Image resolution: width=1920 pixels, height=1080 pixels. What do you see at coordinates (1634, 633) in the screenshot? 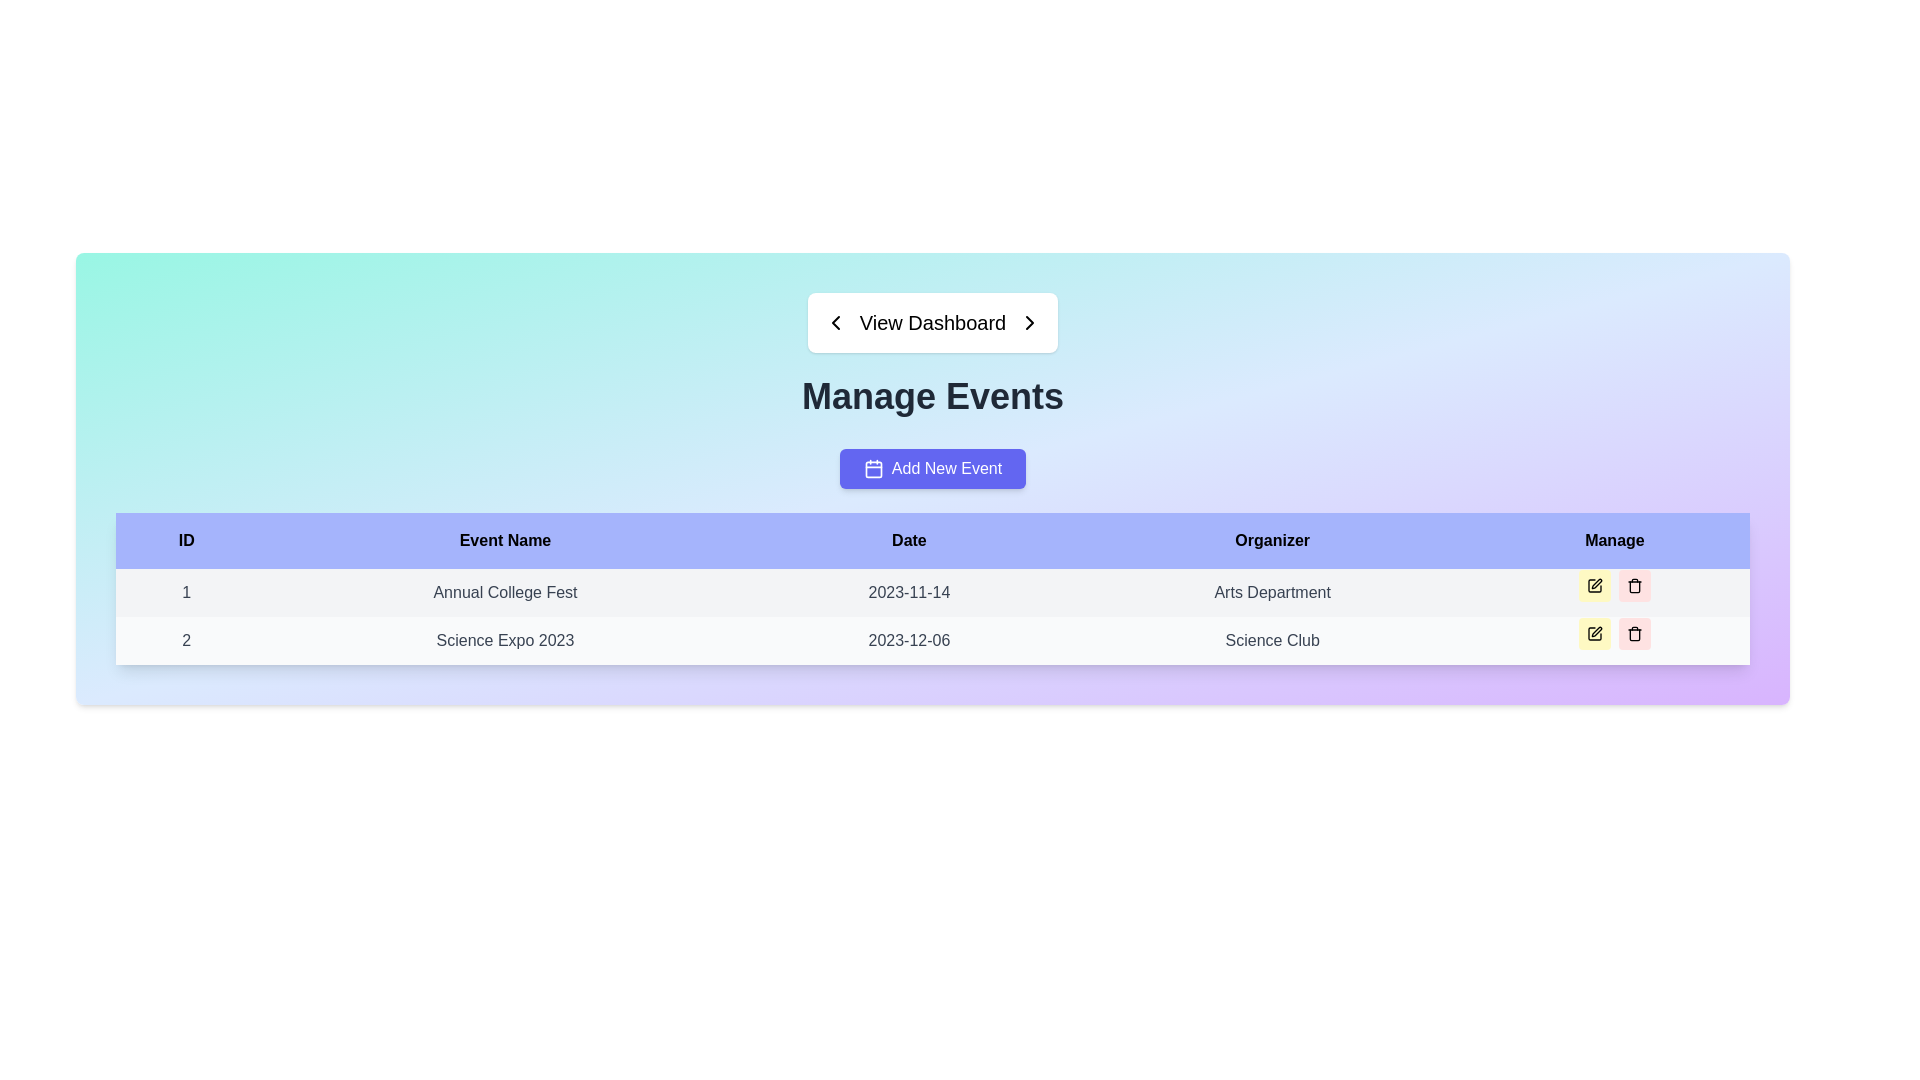
I see `the delete button for the 'Science Expo 2023' event` at bounding box center [1634, 633].